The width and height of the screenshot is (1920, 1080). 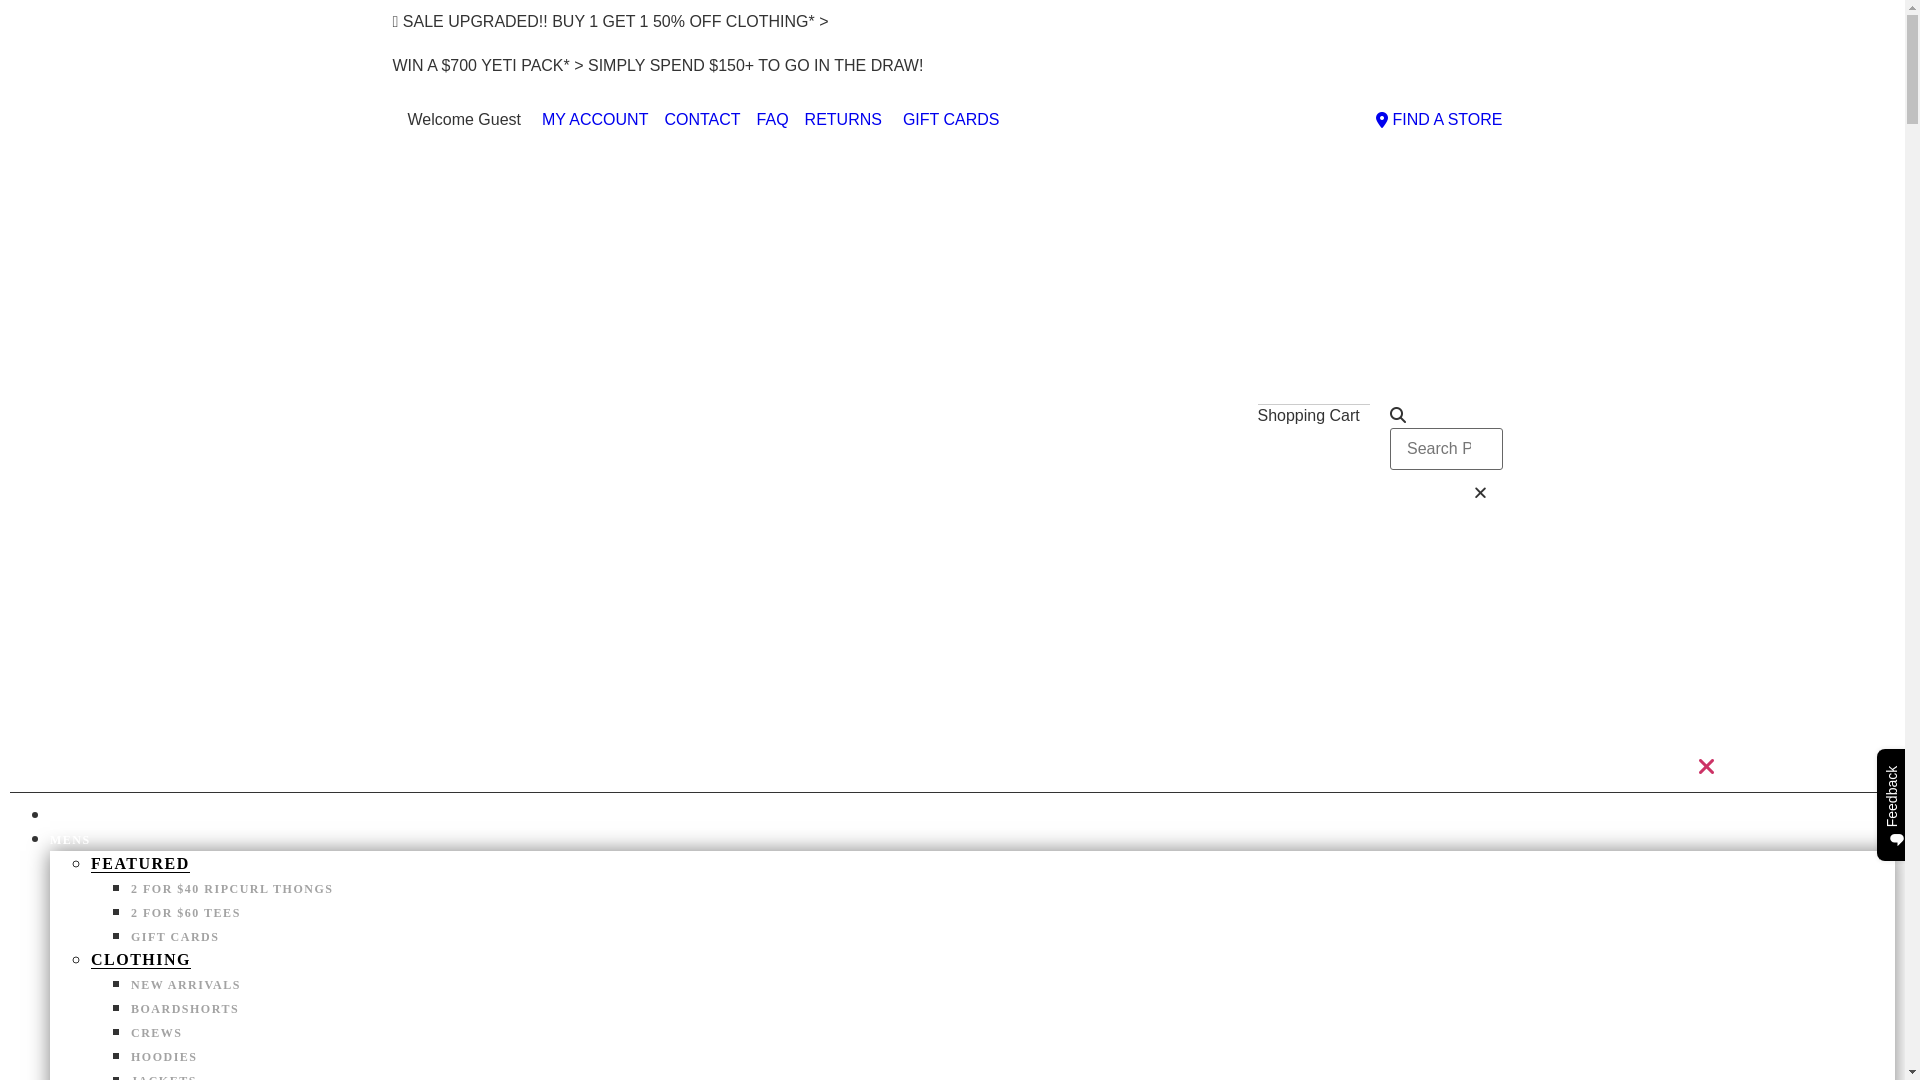 What do you see at coordinates (701, 119) in the screenshot?
I see `'CONTACT'` at bounding box center [701, 119].